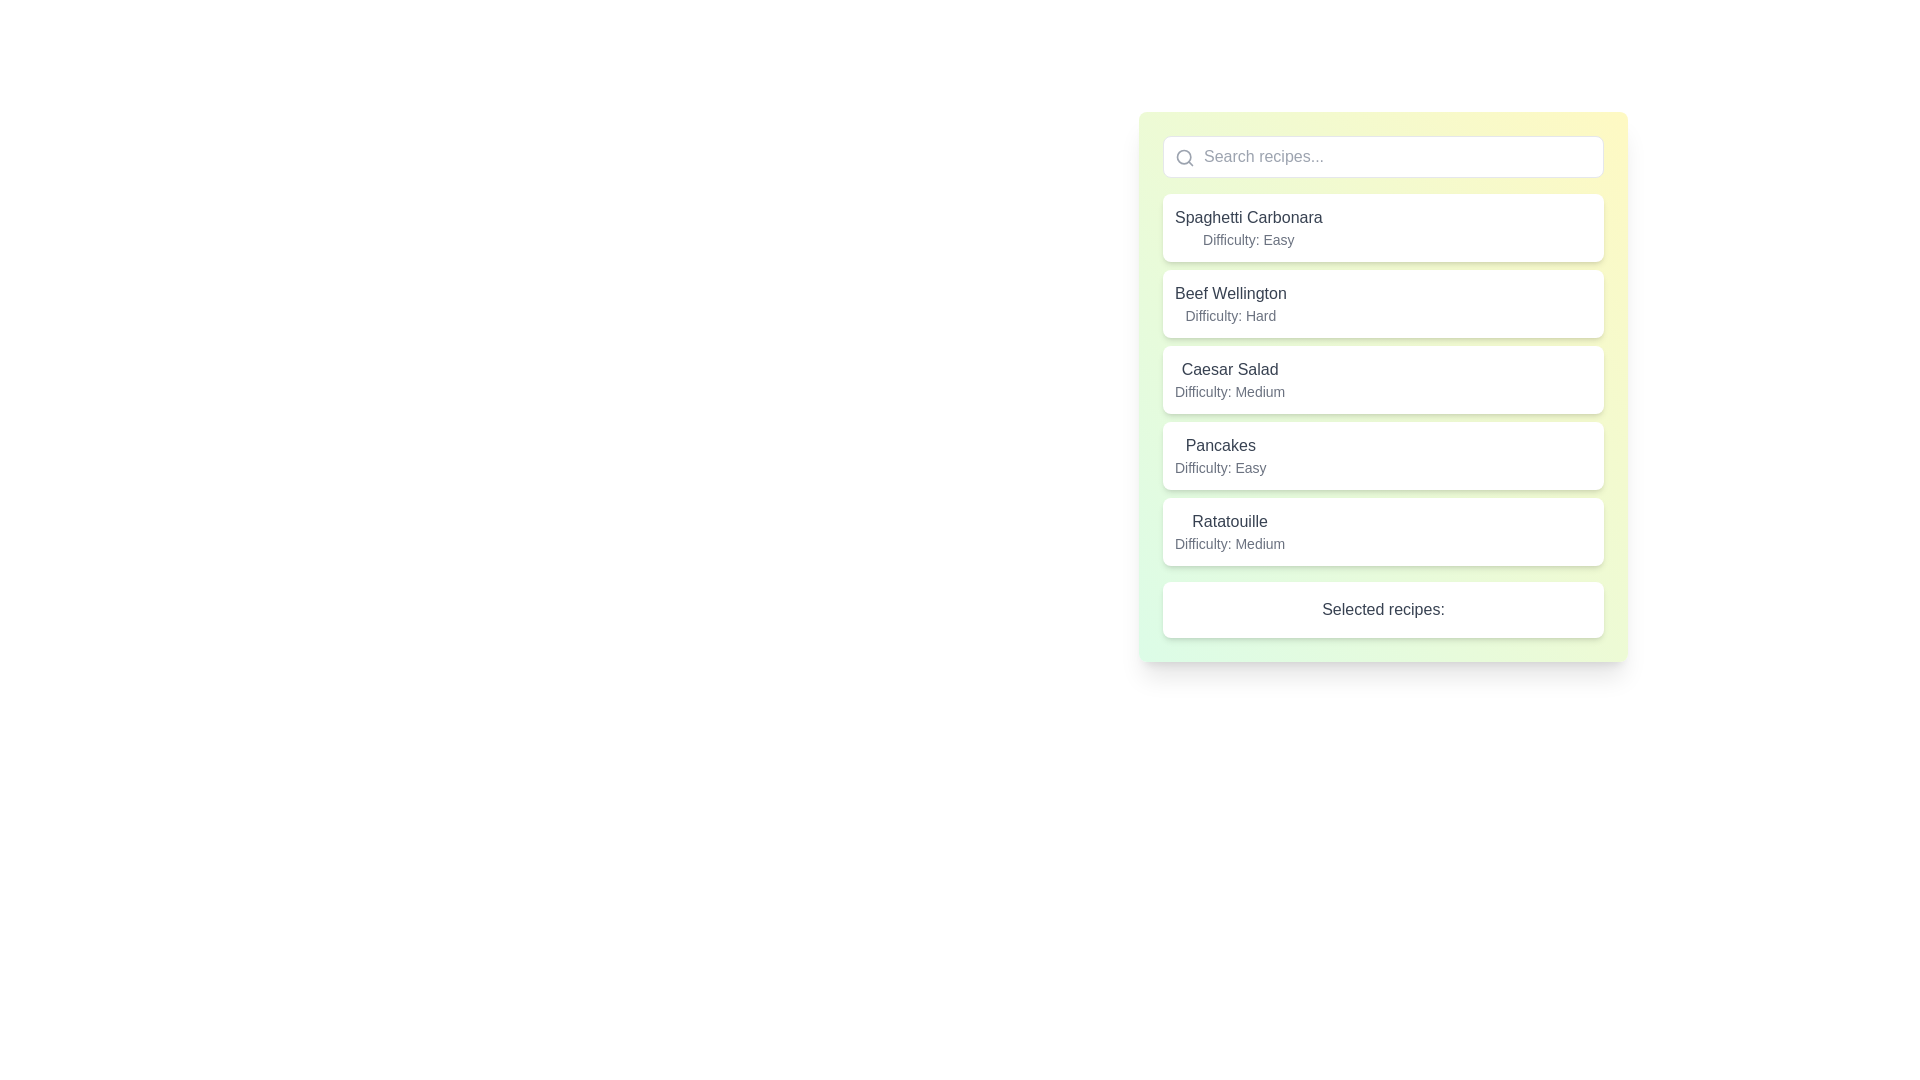  What do you see at coordinates (1382, 226) in the screenshot?
I see `the selectable recipe item labeled 'Spaghetti Carbonara'` at bounding box center [1382, 226].